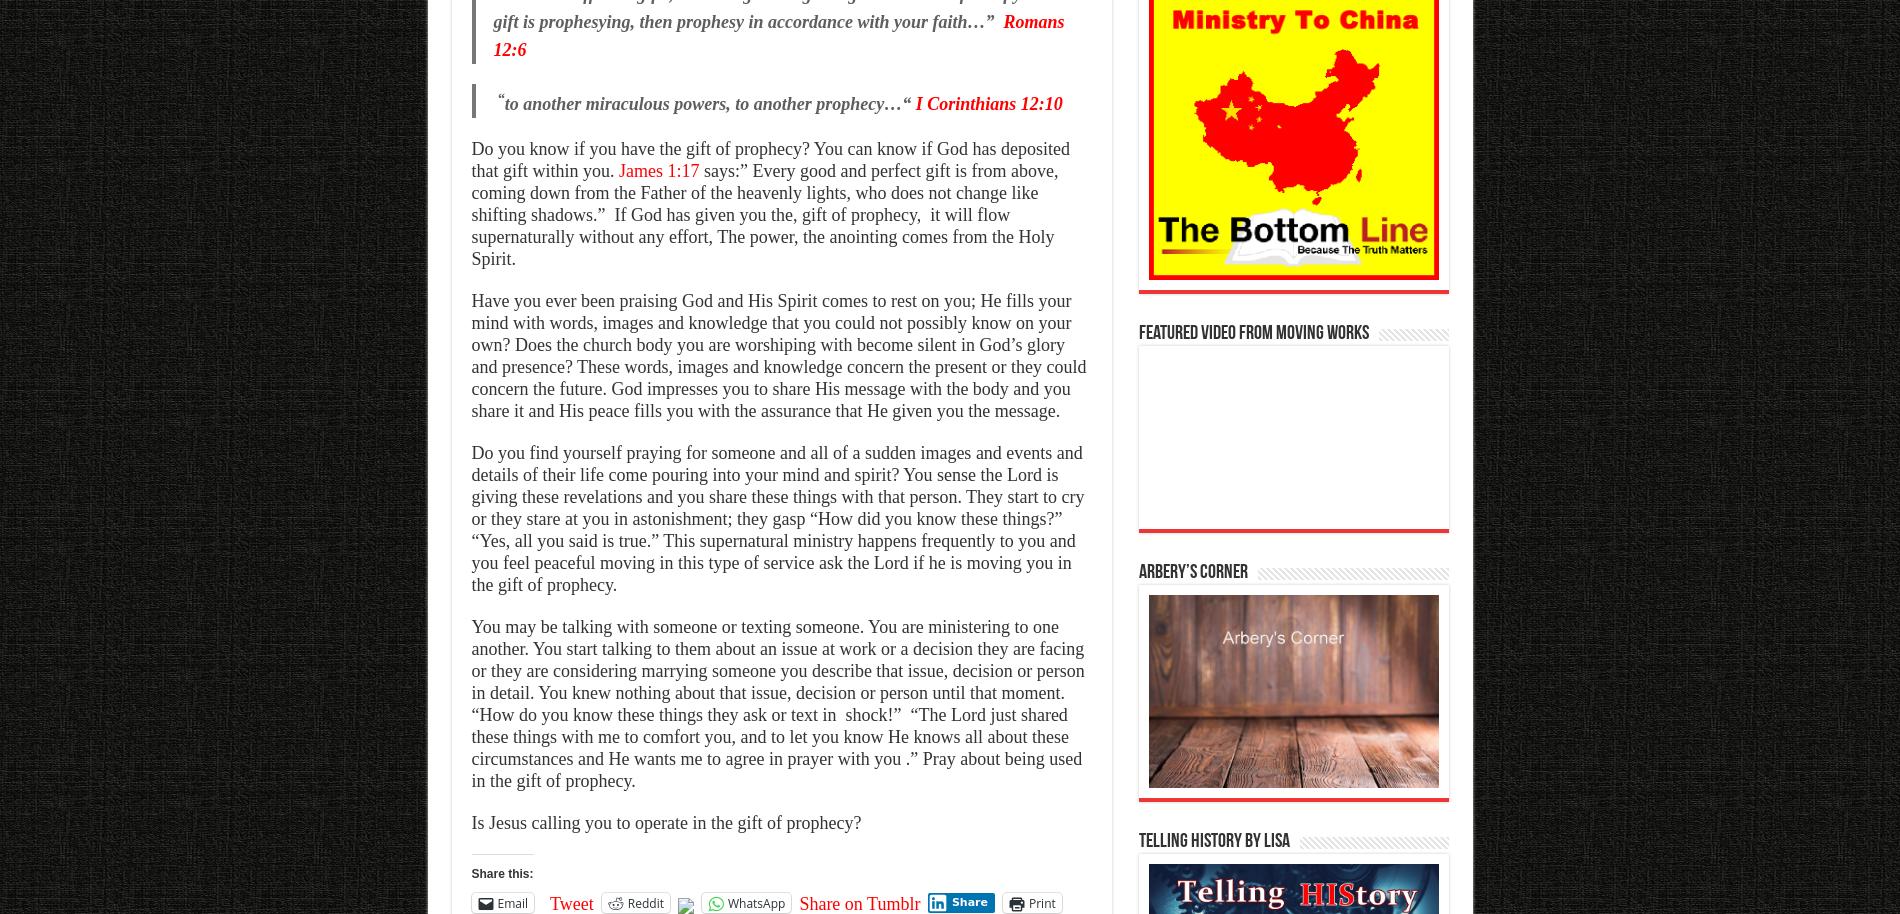  I want to click on 'to another prophecy', so click(808, 103).